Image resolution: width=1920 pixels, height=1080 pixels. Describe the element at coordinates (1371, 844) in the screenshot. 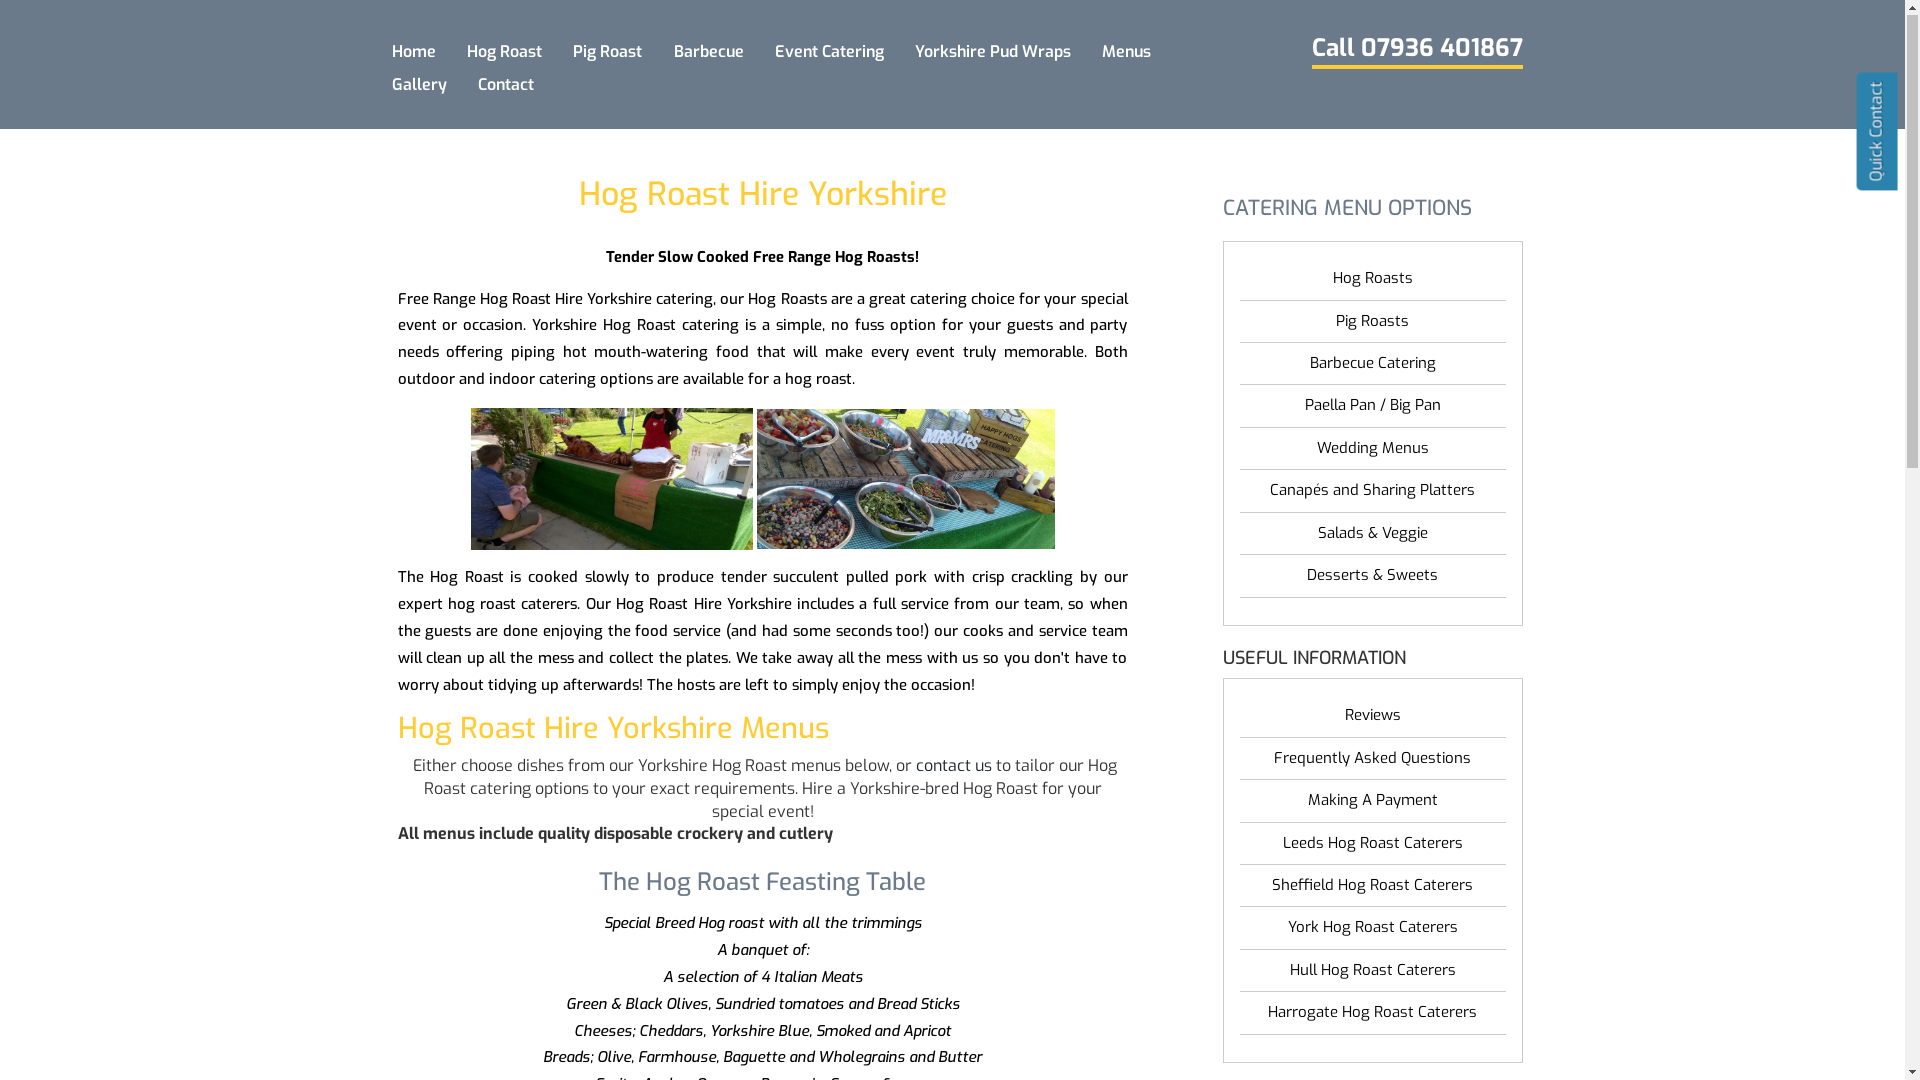

I see `'Leeds Hog Roast Caterers'` at that location.